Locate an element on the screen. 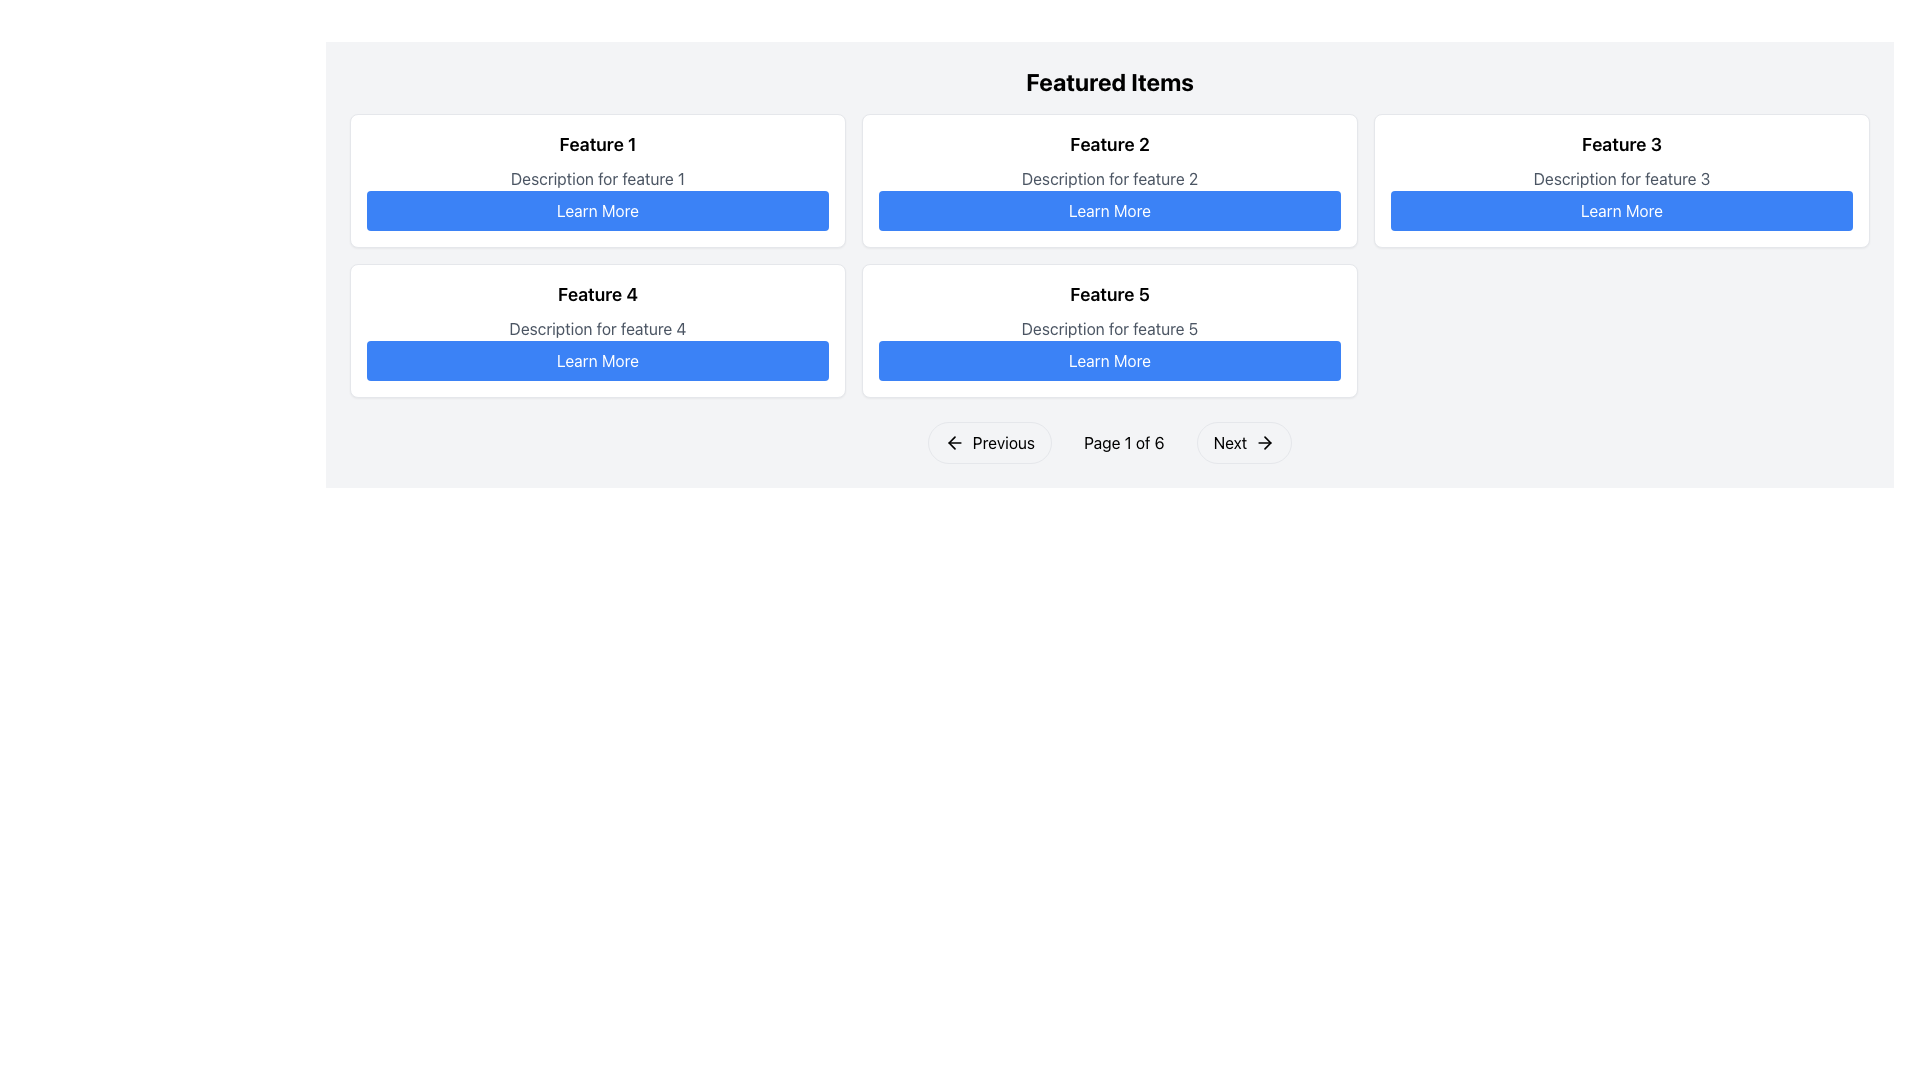 The height and width of the screenshot is (1080, 1920). the 'Next' button by clicking on the small right-pointing arrow icon located within it is located at coordinates (1267, 442).